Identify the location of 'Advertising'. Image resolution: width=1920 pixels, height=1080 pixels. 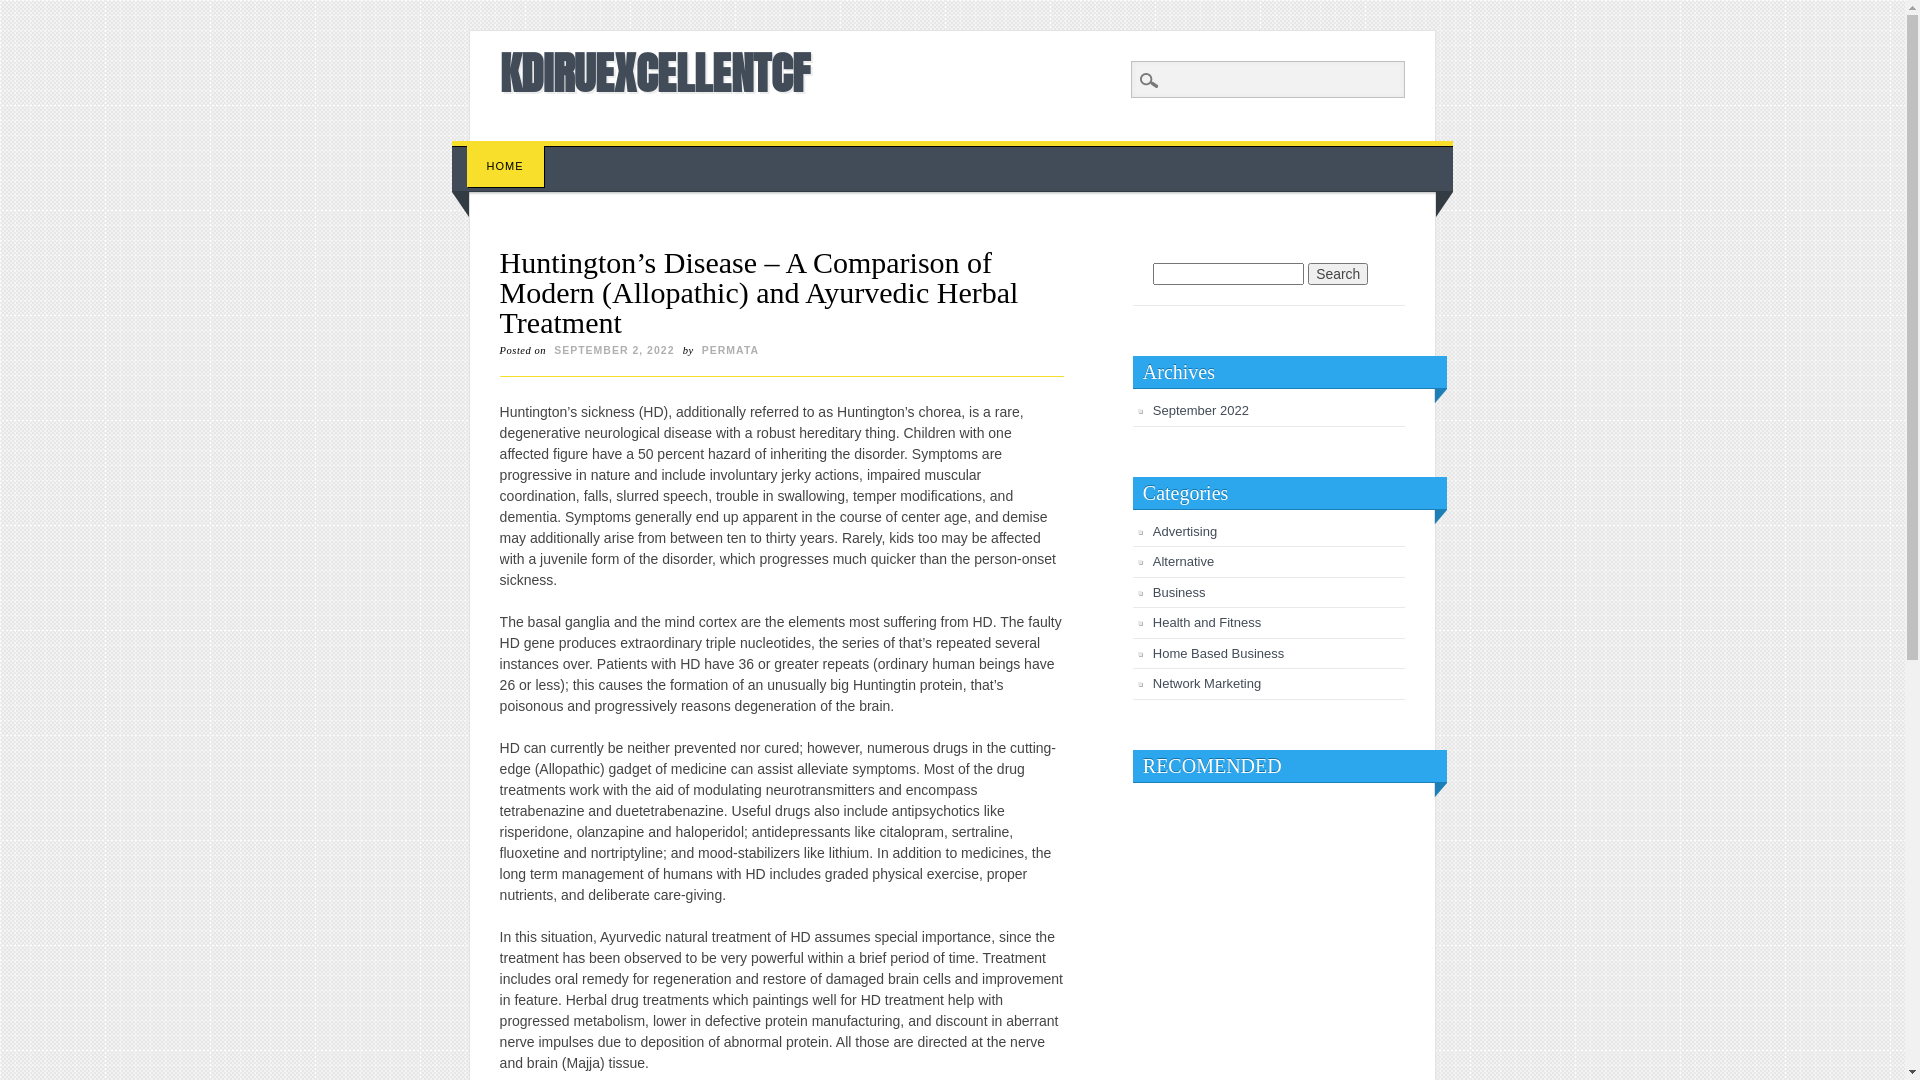
(1185, 530).